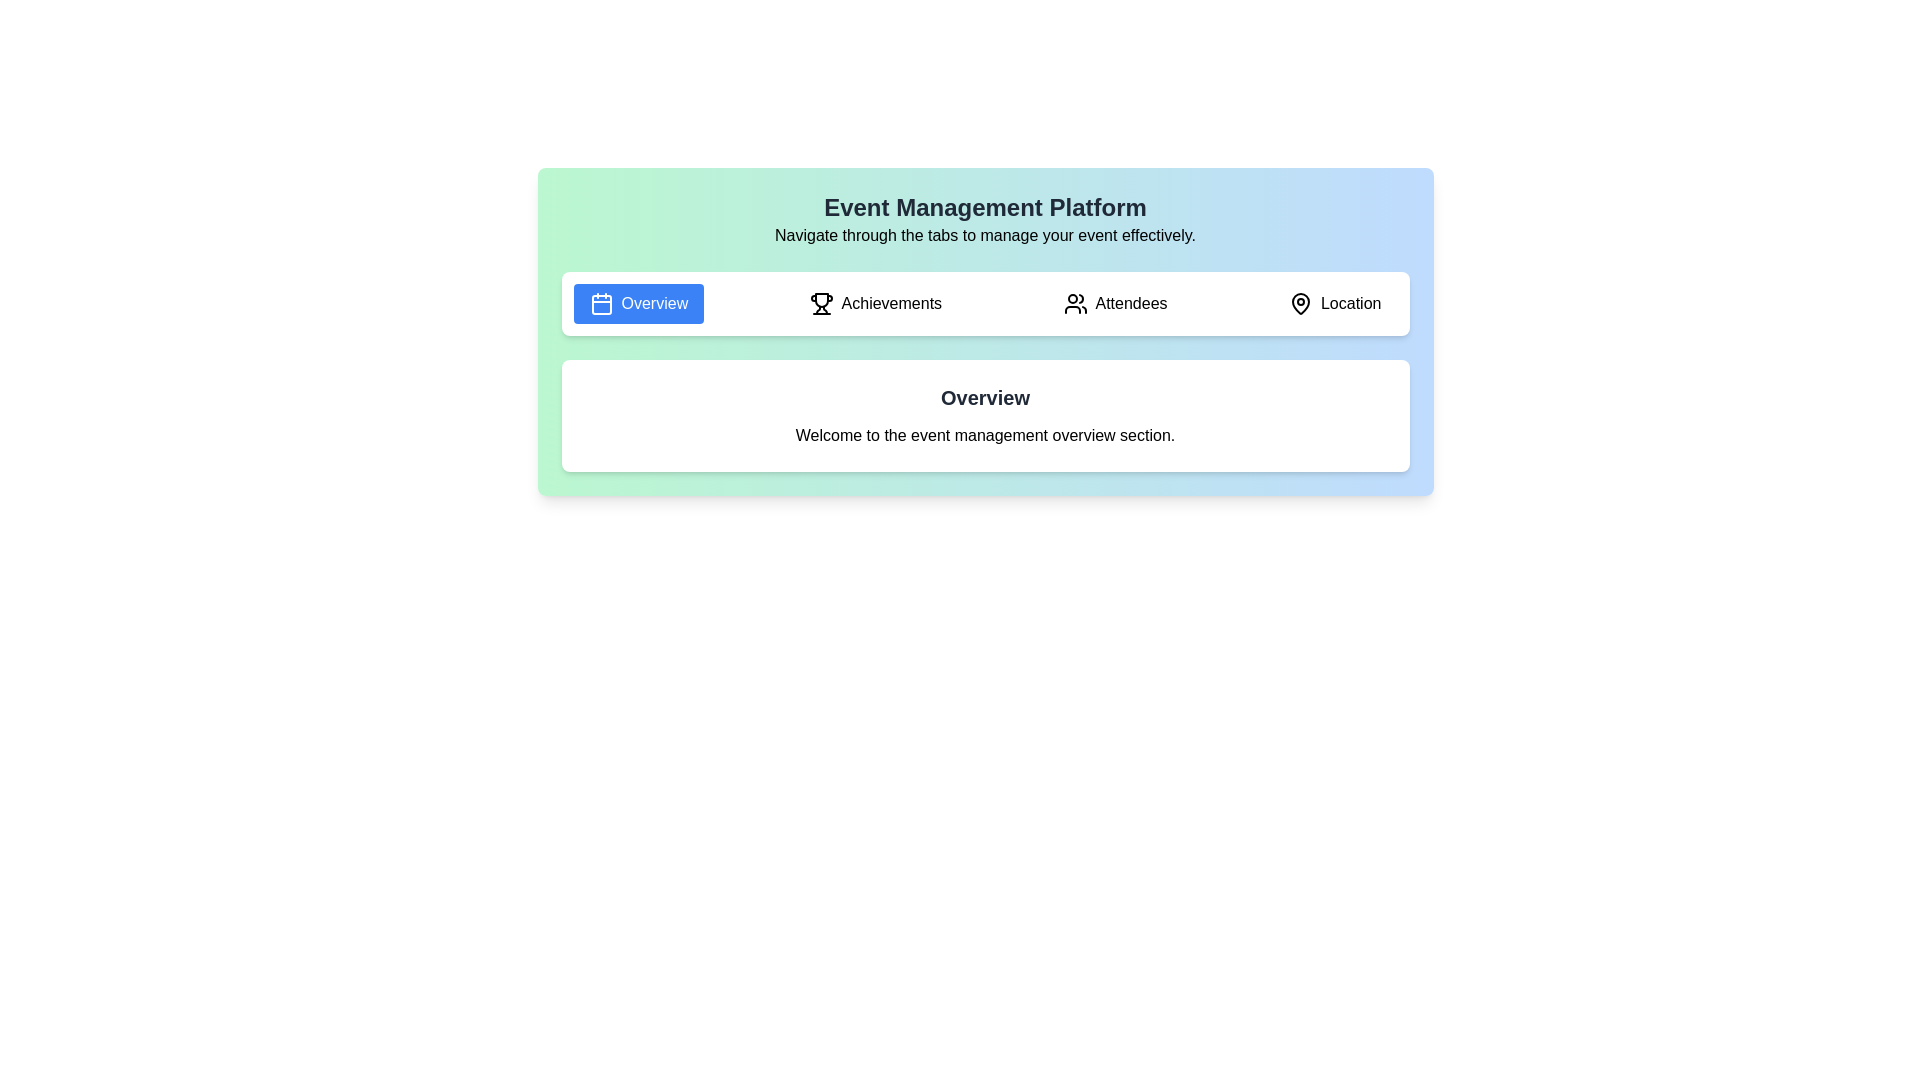  Describe the element at coordinates (985, 234) in the screenshot. I see `instructional text located in the header section of the 'Event Management Platform', which provides guidance on managing event-related tasks` at that location.